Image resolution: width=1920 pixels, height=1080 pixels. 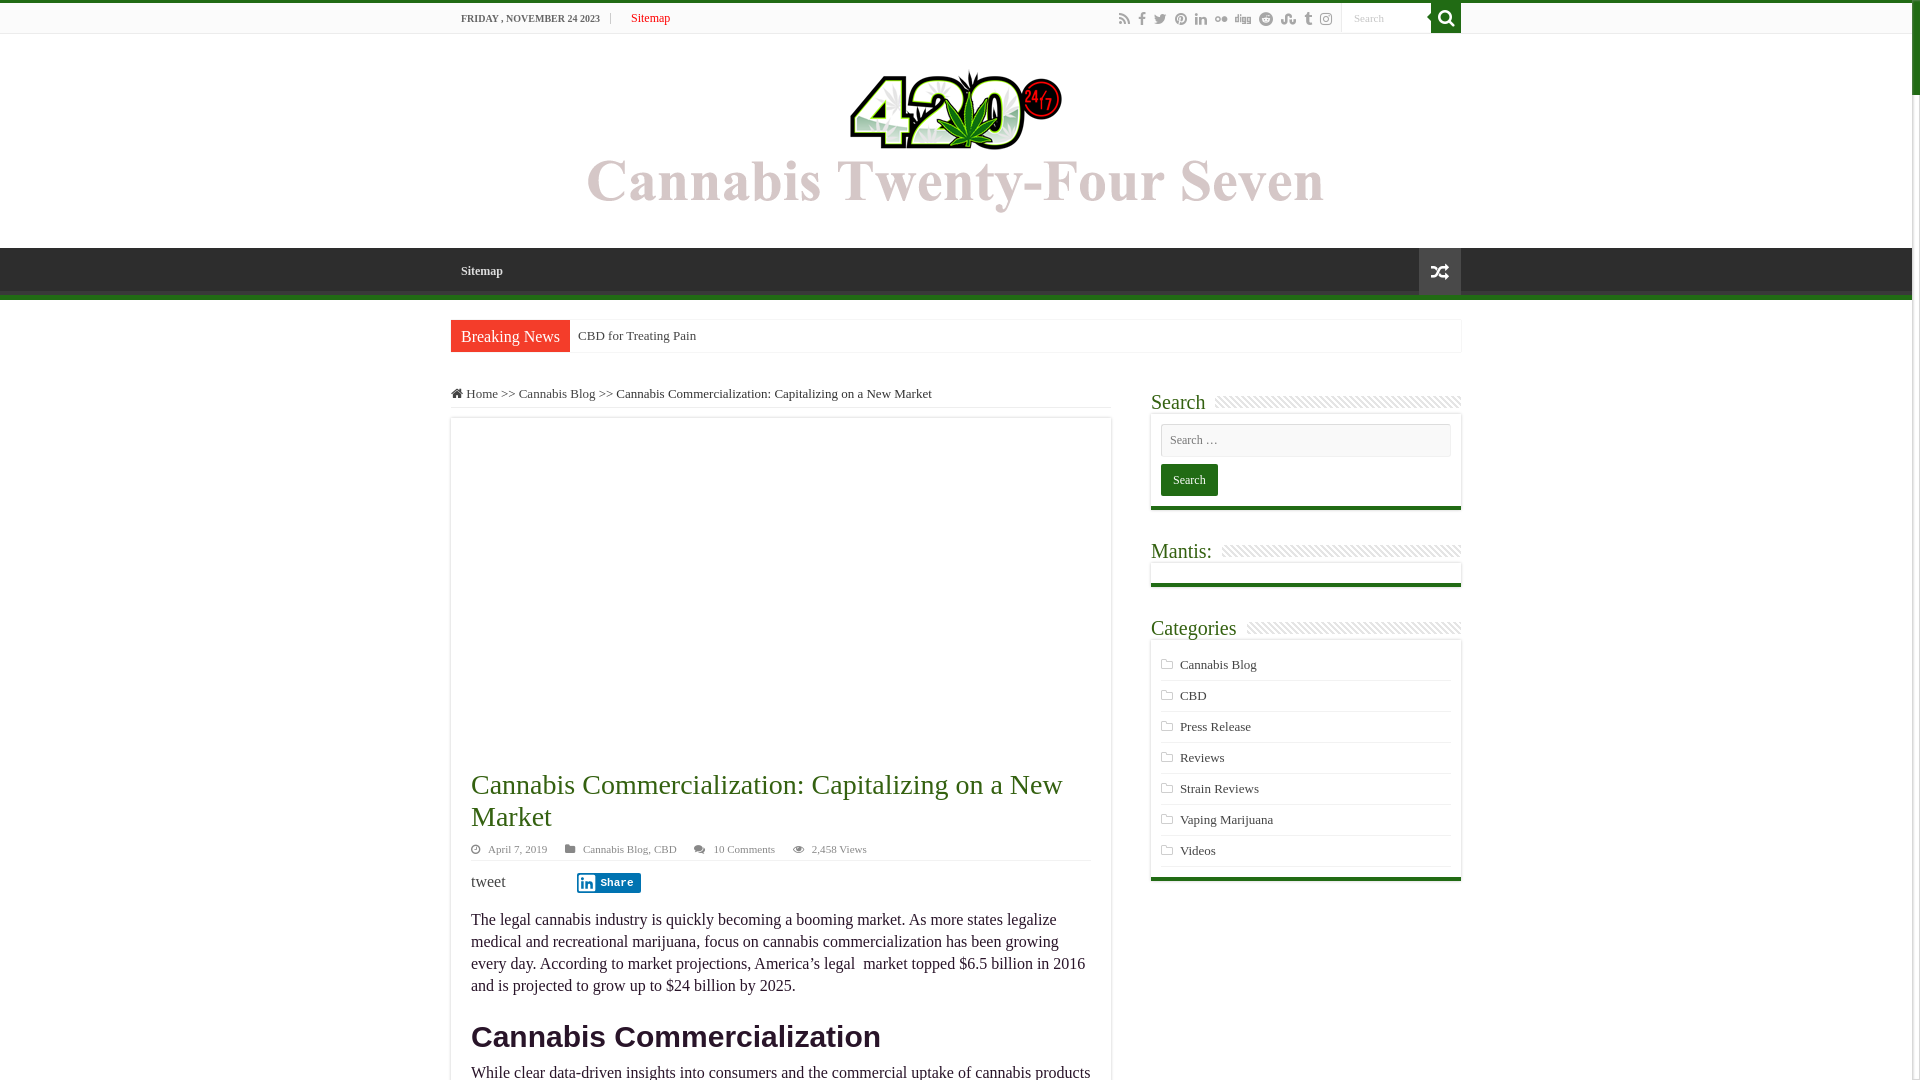 I want to click on 'Search', so click(x=1340, y=17).